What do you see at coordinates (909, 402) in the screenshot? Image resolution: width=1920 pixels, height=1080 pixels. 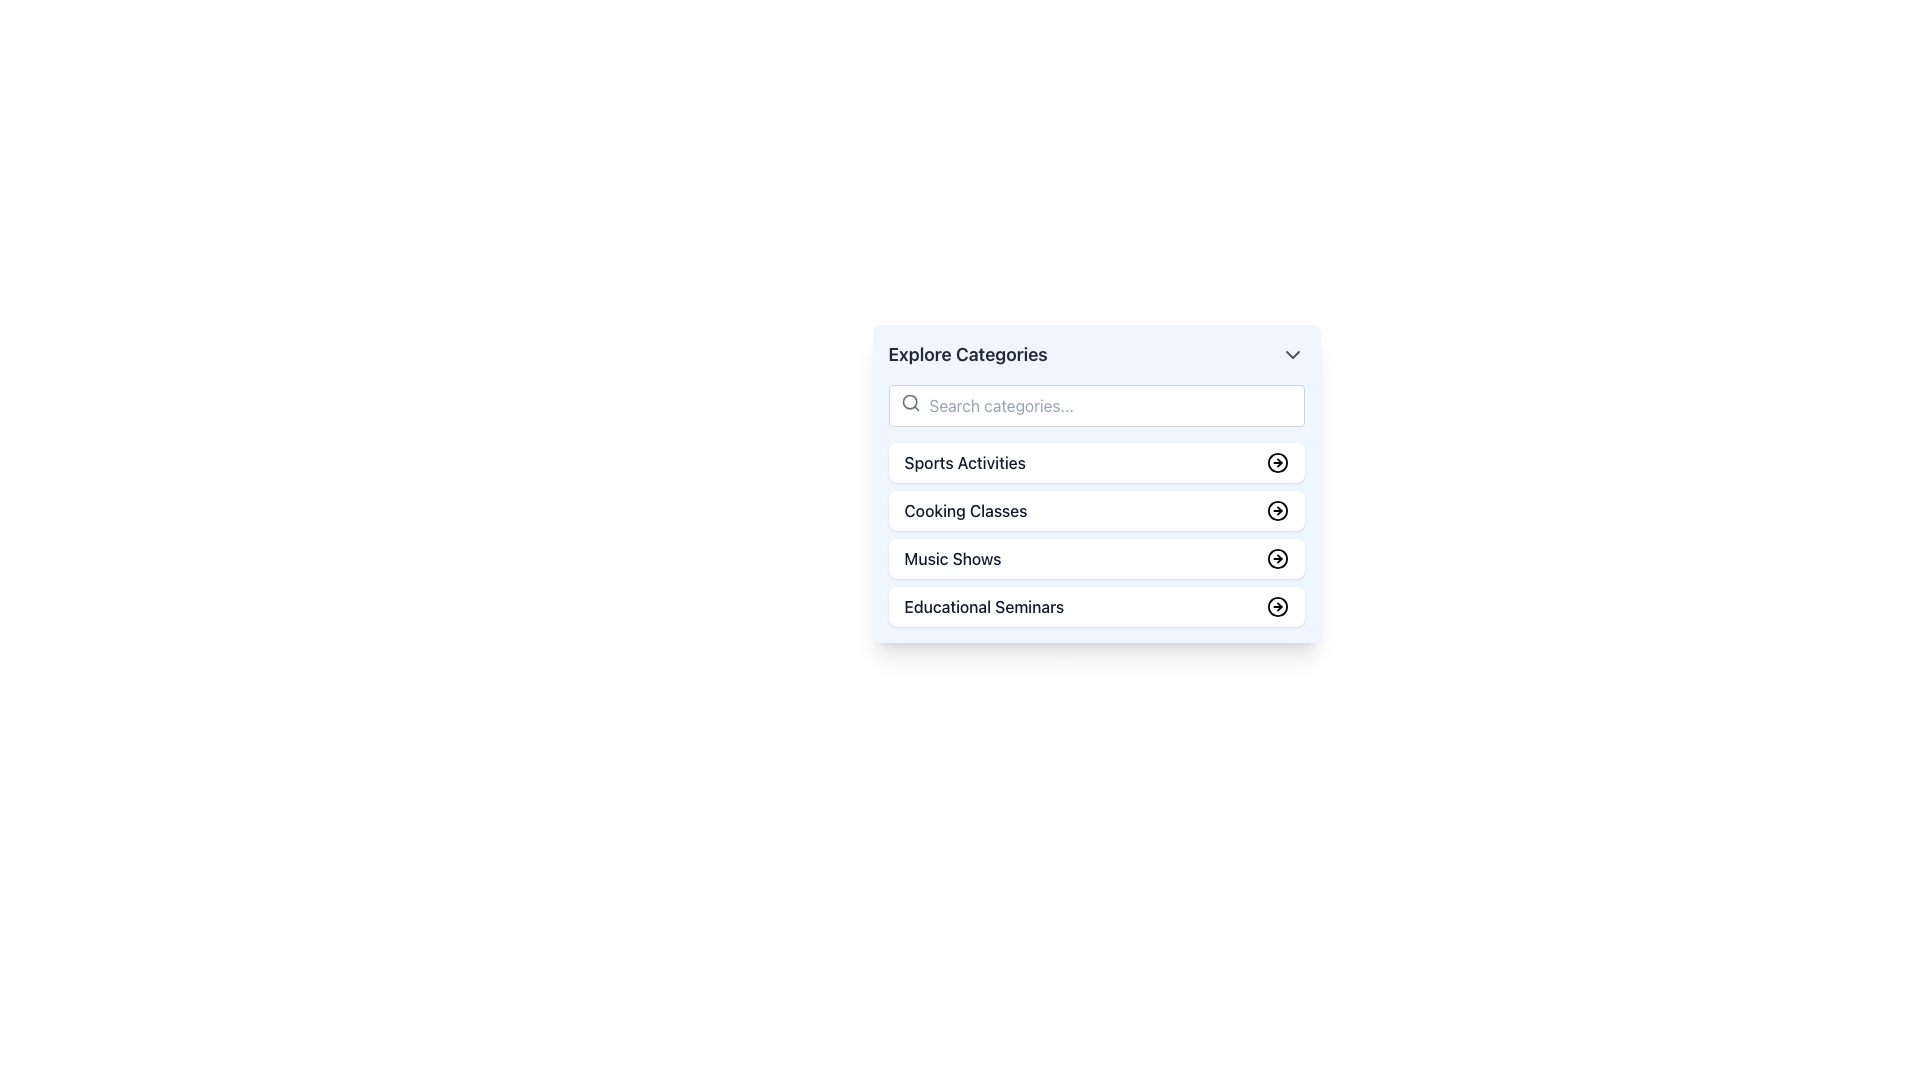 I see `the magnifying glass icon located inside the top input field of the 'Explore Categories' section` at bounding box center [909, 402].